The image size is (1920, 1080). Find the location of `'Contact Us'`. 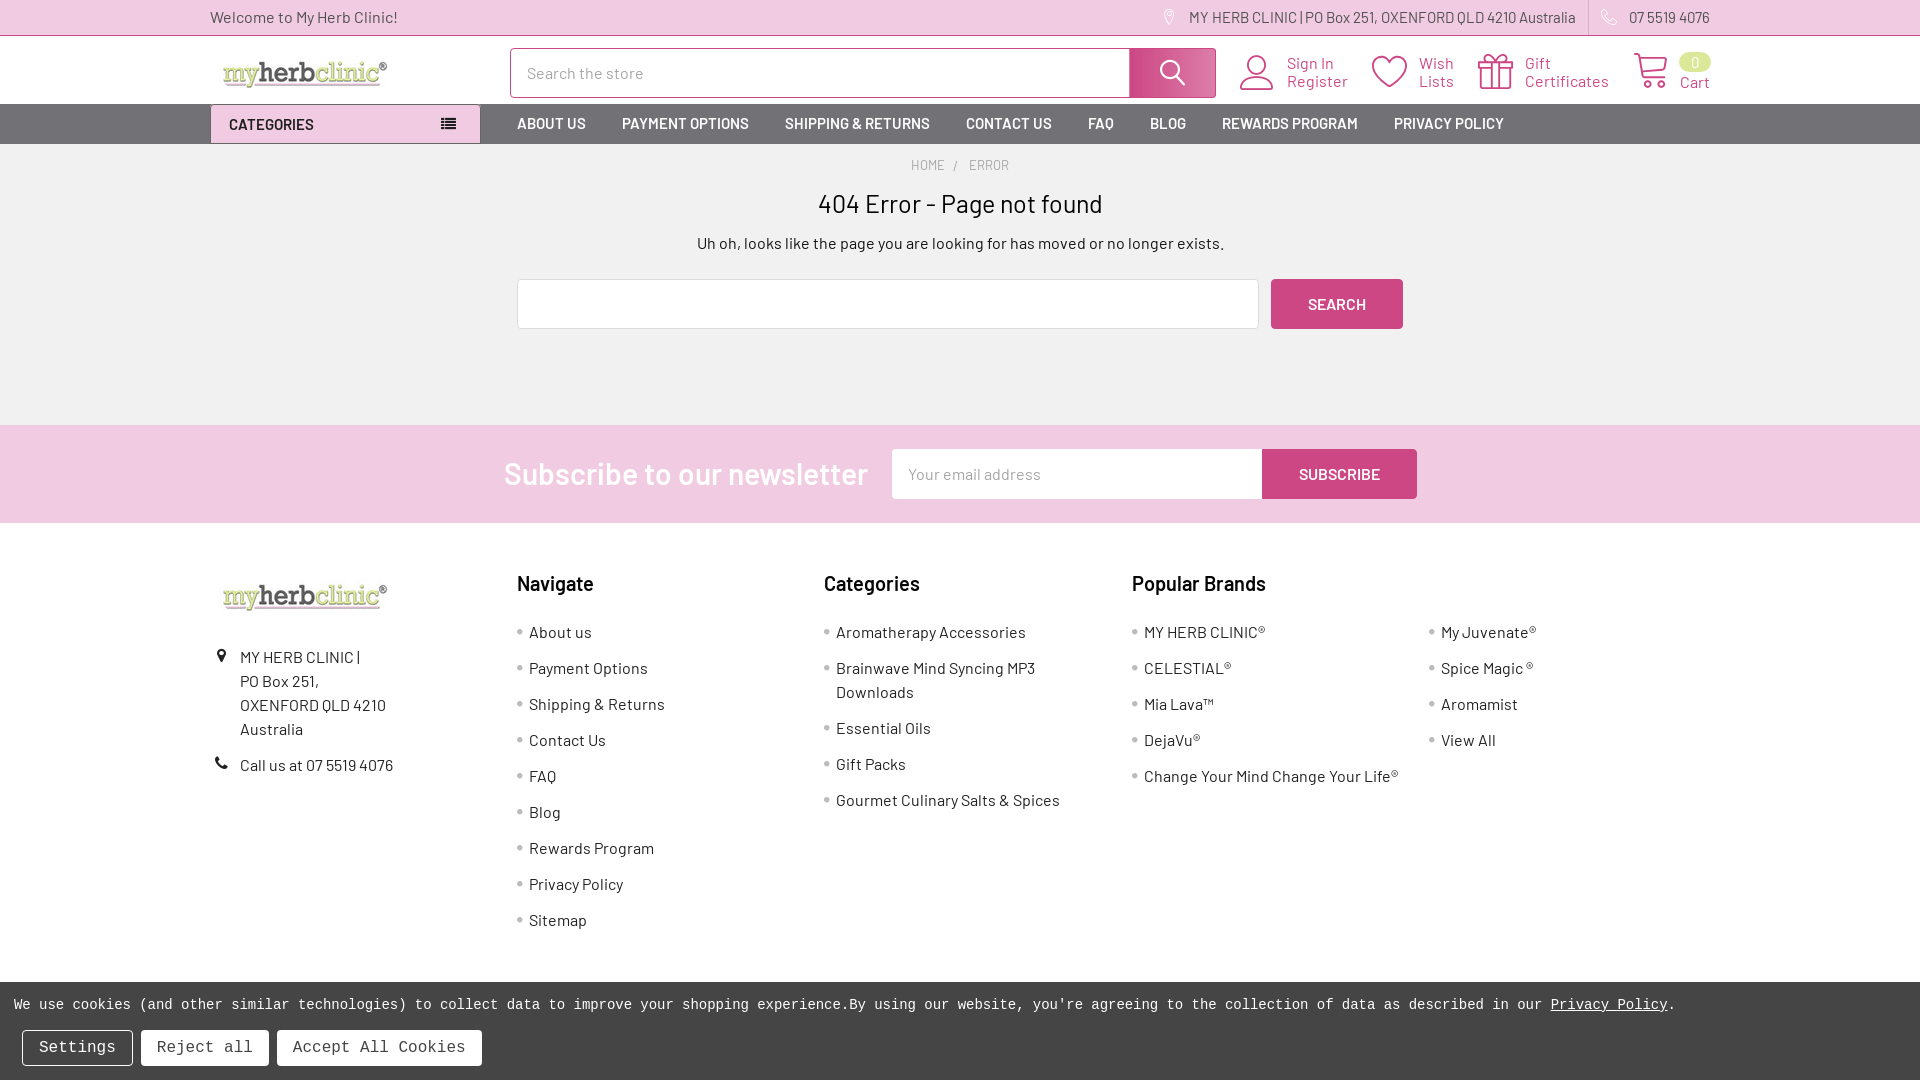

'Contact Us' is located at coordinates (566, 739).